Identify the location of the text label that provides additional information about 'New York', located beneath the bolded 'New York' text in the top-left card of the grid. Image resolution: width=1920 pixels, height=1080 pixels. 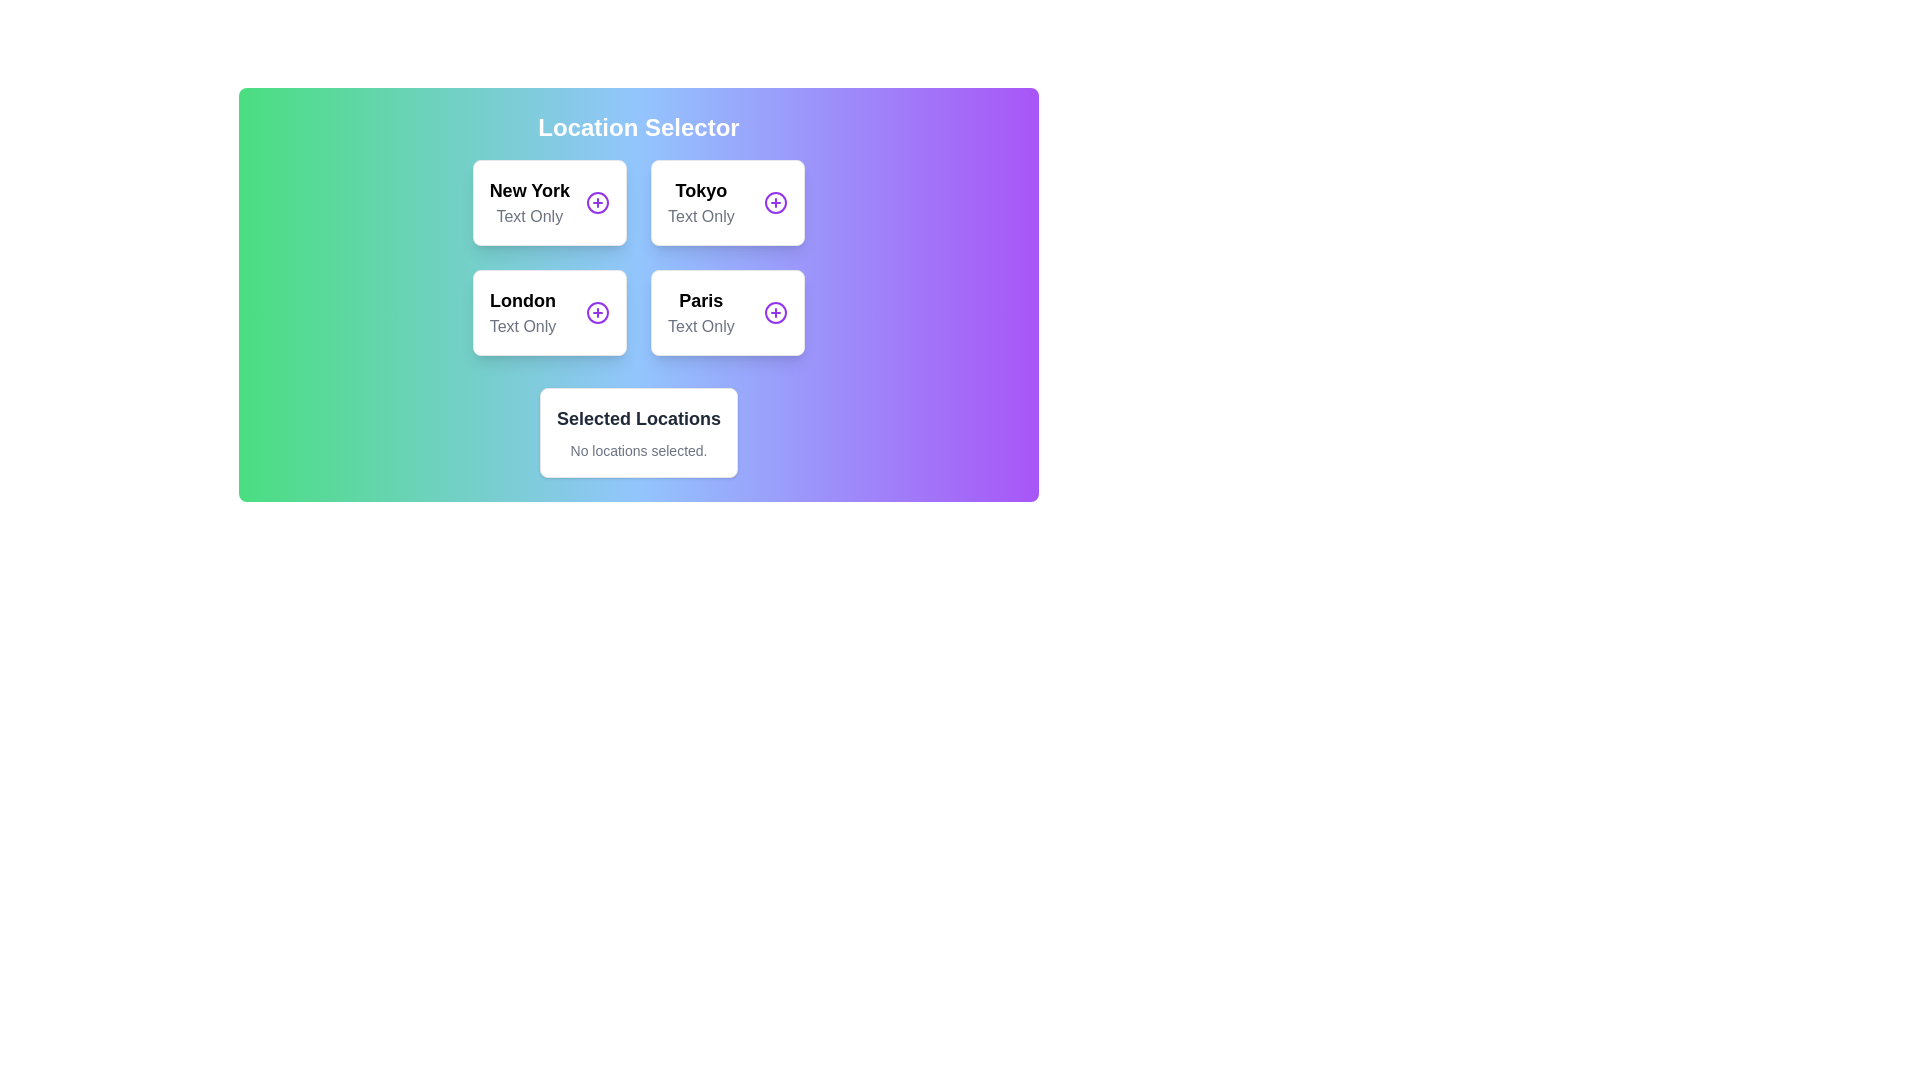
(529, 216).